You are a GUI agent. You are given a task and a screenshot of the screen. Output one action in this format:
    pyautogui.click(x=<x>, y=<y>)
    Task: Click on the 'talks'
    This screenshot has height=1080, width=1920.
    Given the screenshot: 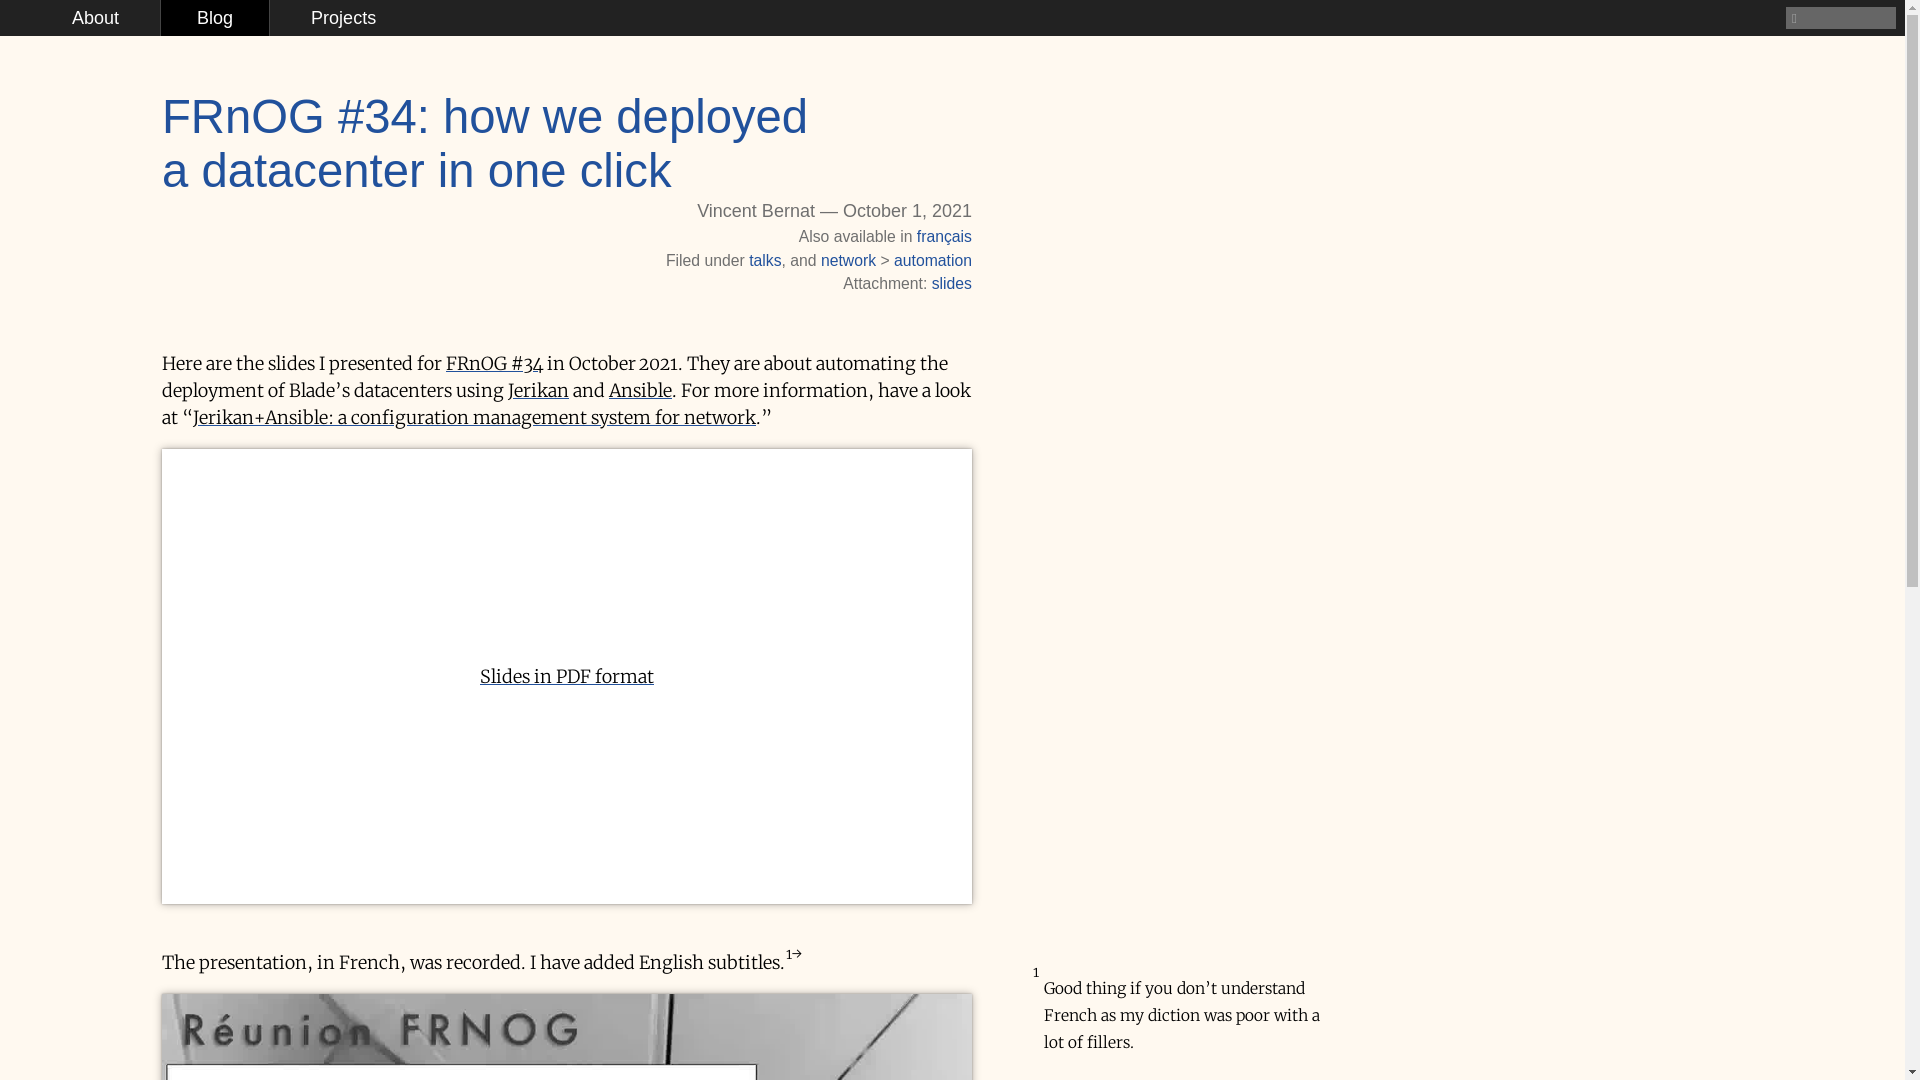 What is the action you would take?
    pyautogui.click(x=763, y=259)
    